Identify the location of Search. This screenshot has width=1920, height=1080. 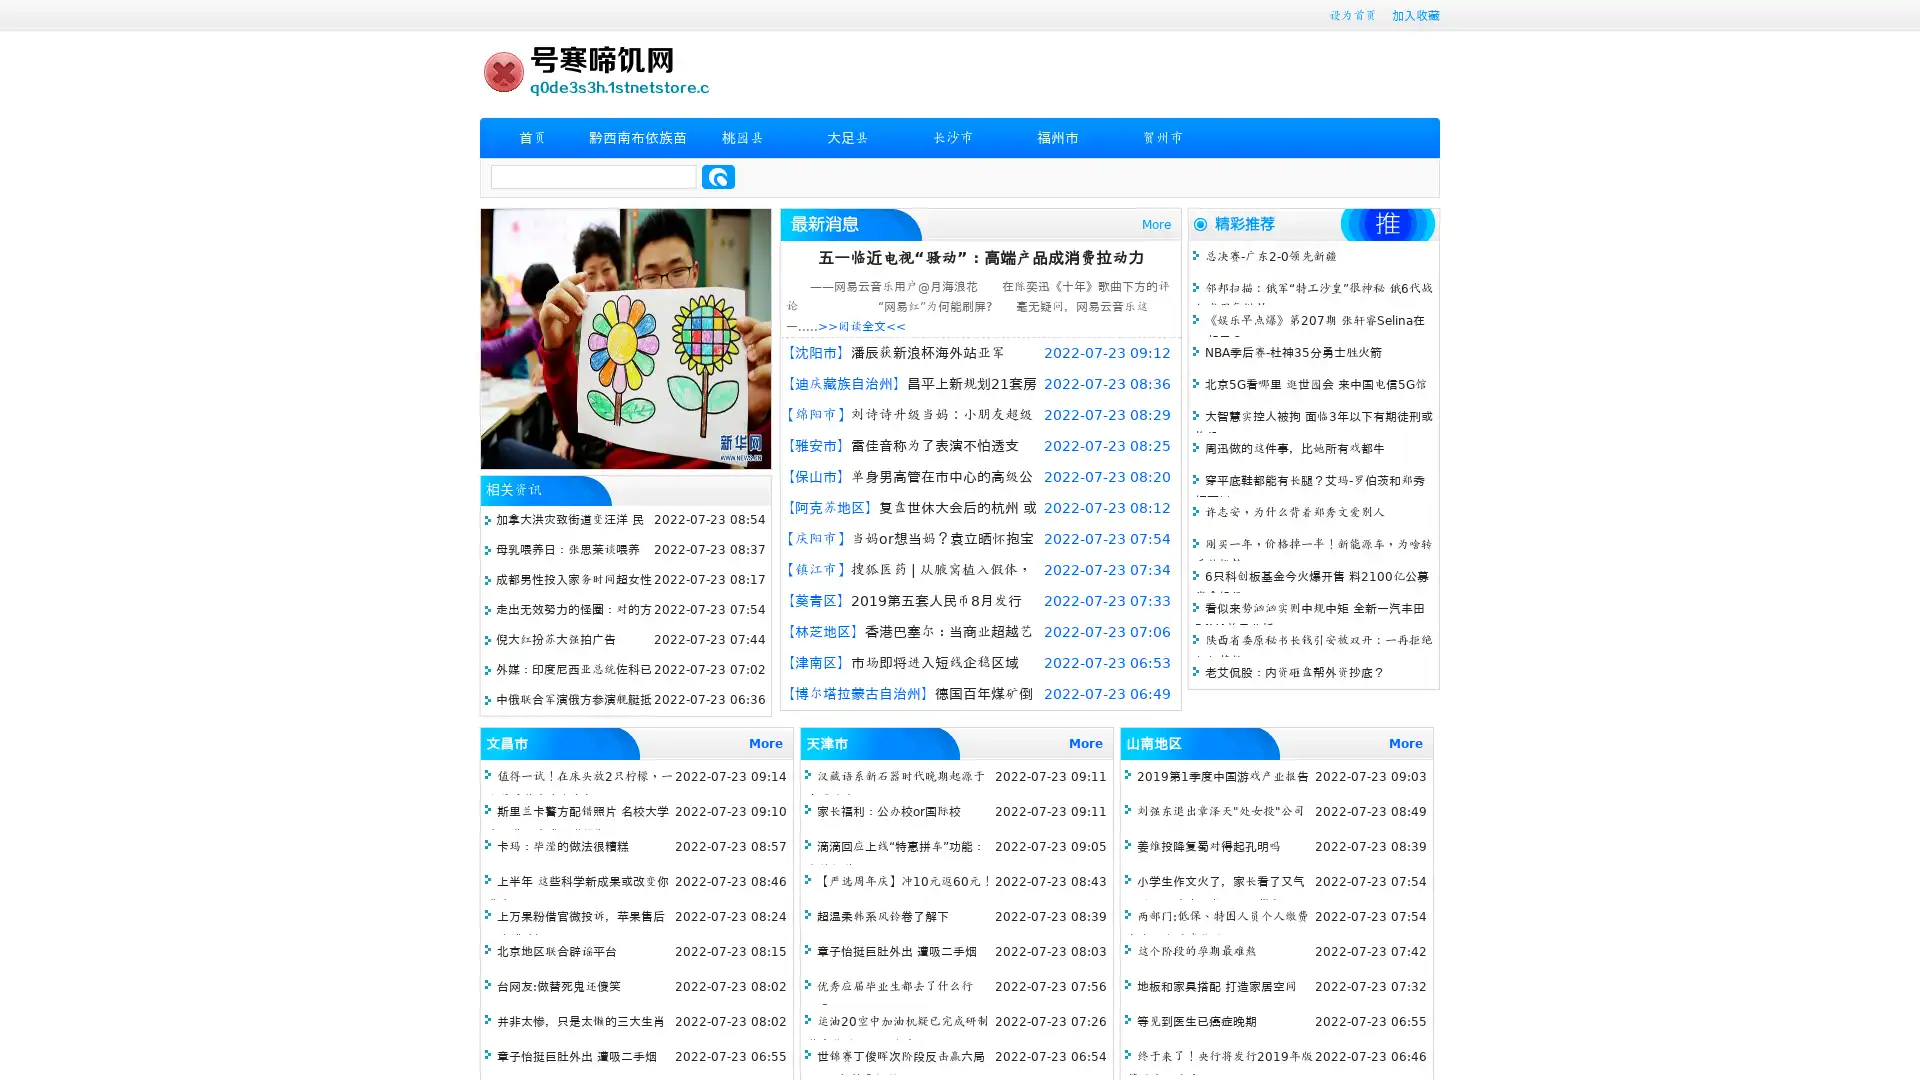
(718, 176).